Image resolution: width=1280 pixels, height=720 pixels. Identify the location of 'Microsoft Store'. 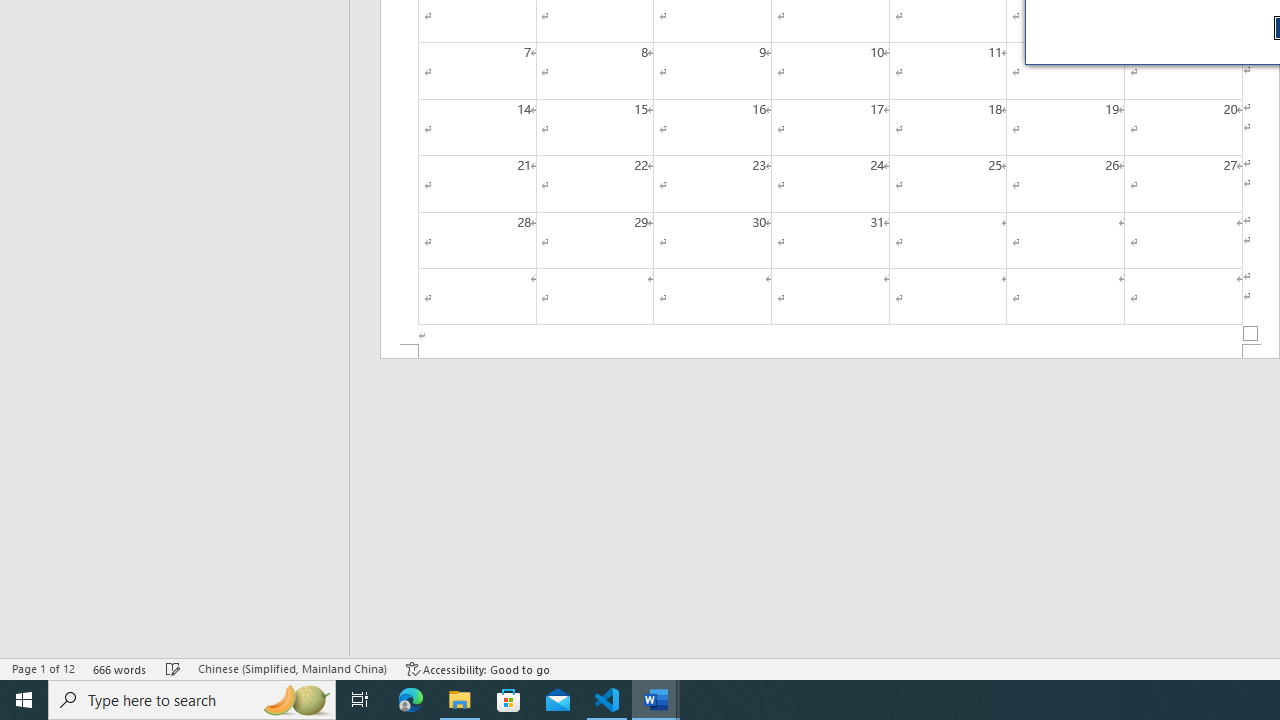
(509, 698).